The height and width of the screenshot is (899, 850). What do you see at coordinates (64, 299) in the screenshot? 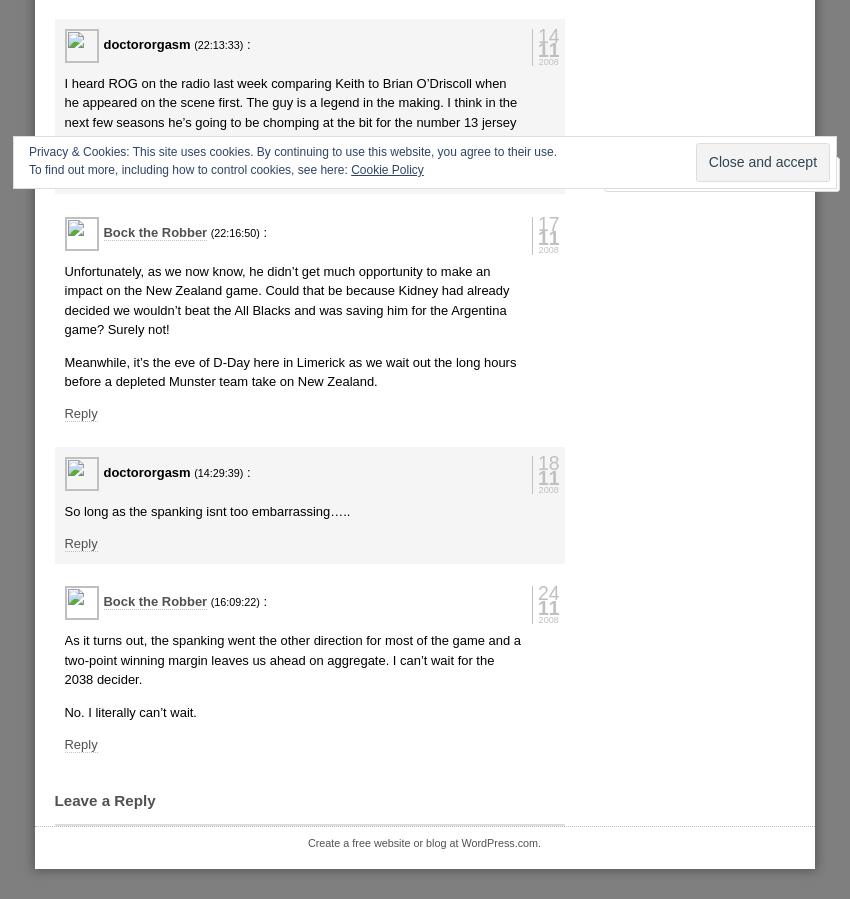
I see `'Unfortunately, as we now know, he didn’t get much opportunity to make an impact on the New Zealand game.  Could that be because Kidney had already decided we wouldn’t beat the All Blacks and was saving him for the Argentina game?  Surely not!'` at bounding box center [64, 299].